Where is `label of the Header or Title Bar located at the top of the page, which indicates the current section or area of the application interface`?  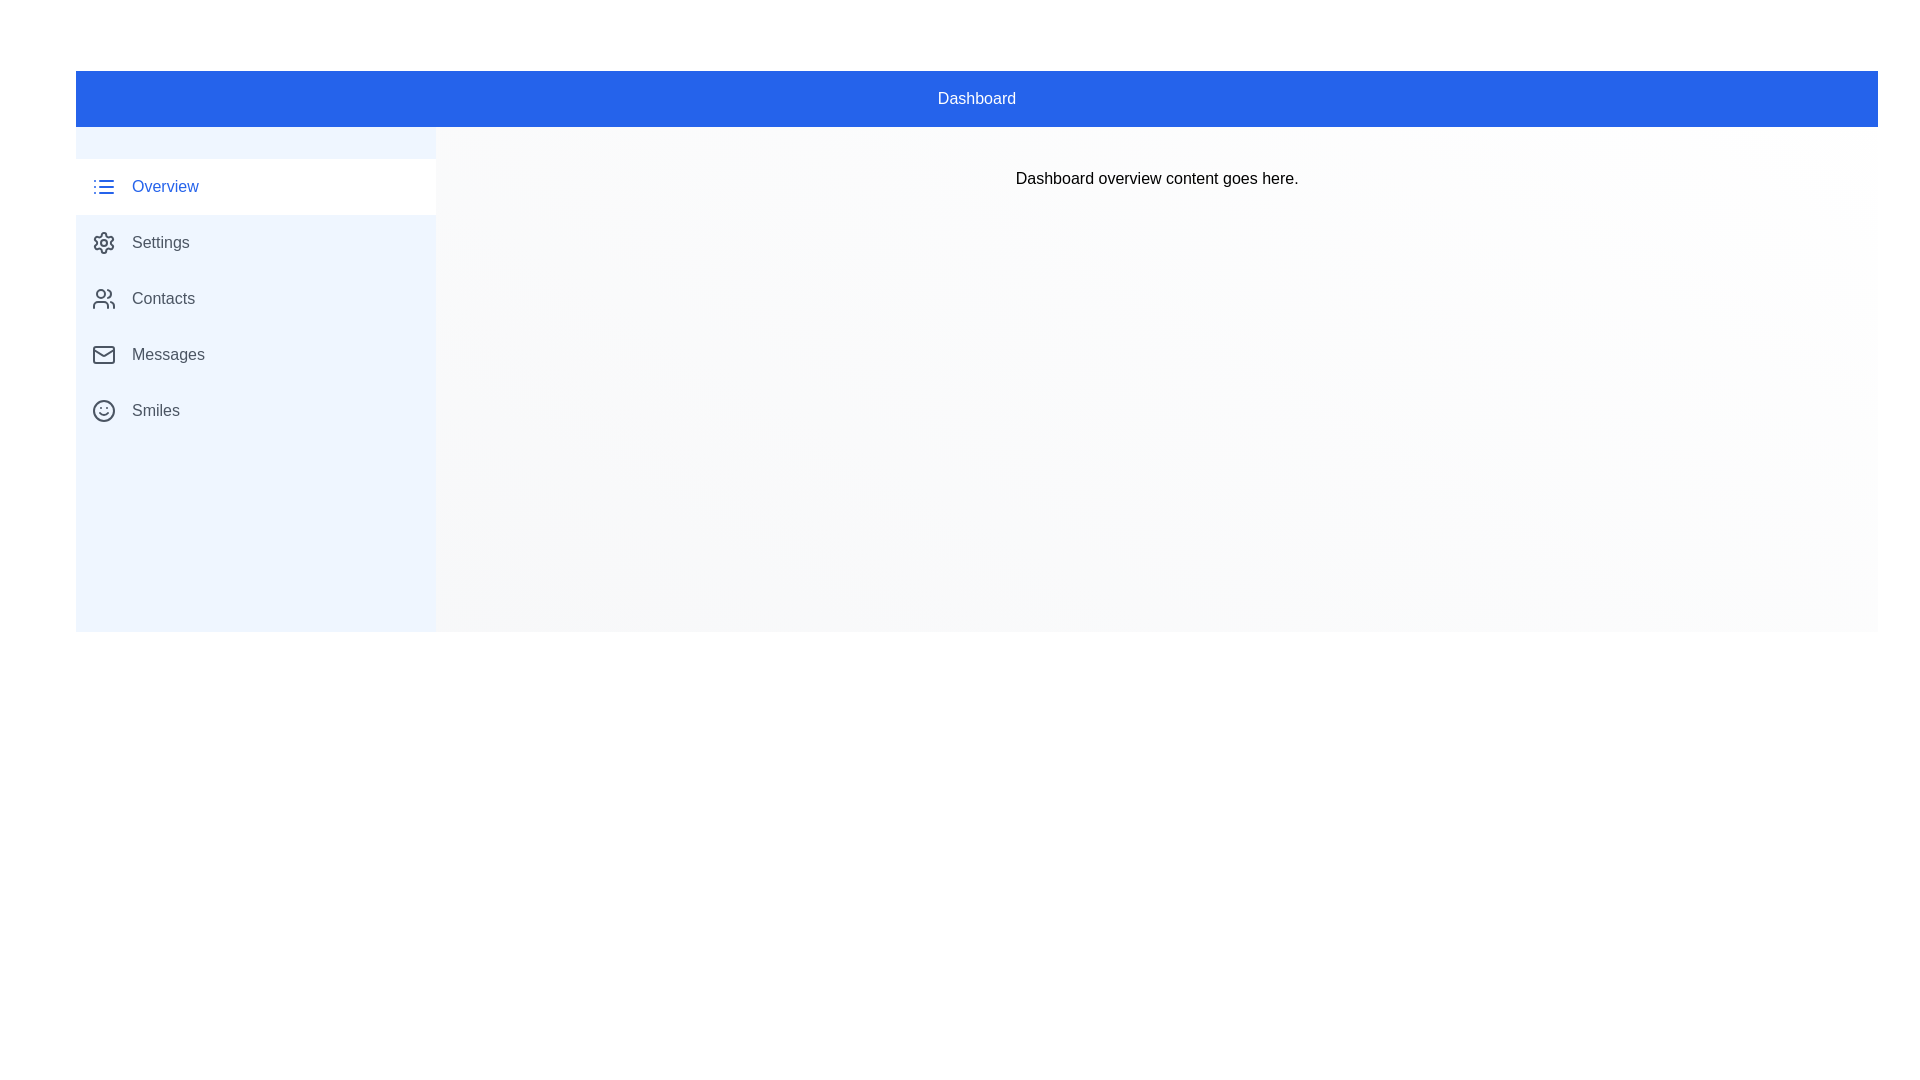 label of the Header or Title Bar located at the top of the page, which indicates the current section or area of the application interface is located at coordinates (977, 99).